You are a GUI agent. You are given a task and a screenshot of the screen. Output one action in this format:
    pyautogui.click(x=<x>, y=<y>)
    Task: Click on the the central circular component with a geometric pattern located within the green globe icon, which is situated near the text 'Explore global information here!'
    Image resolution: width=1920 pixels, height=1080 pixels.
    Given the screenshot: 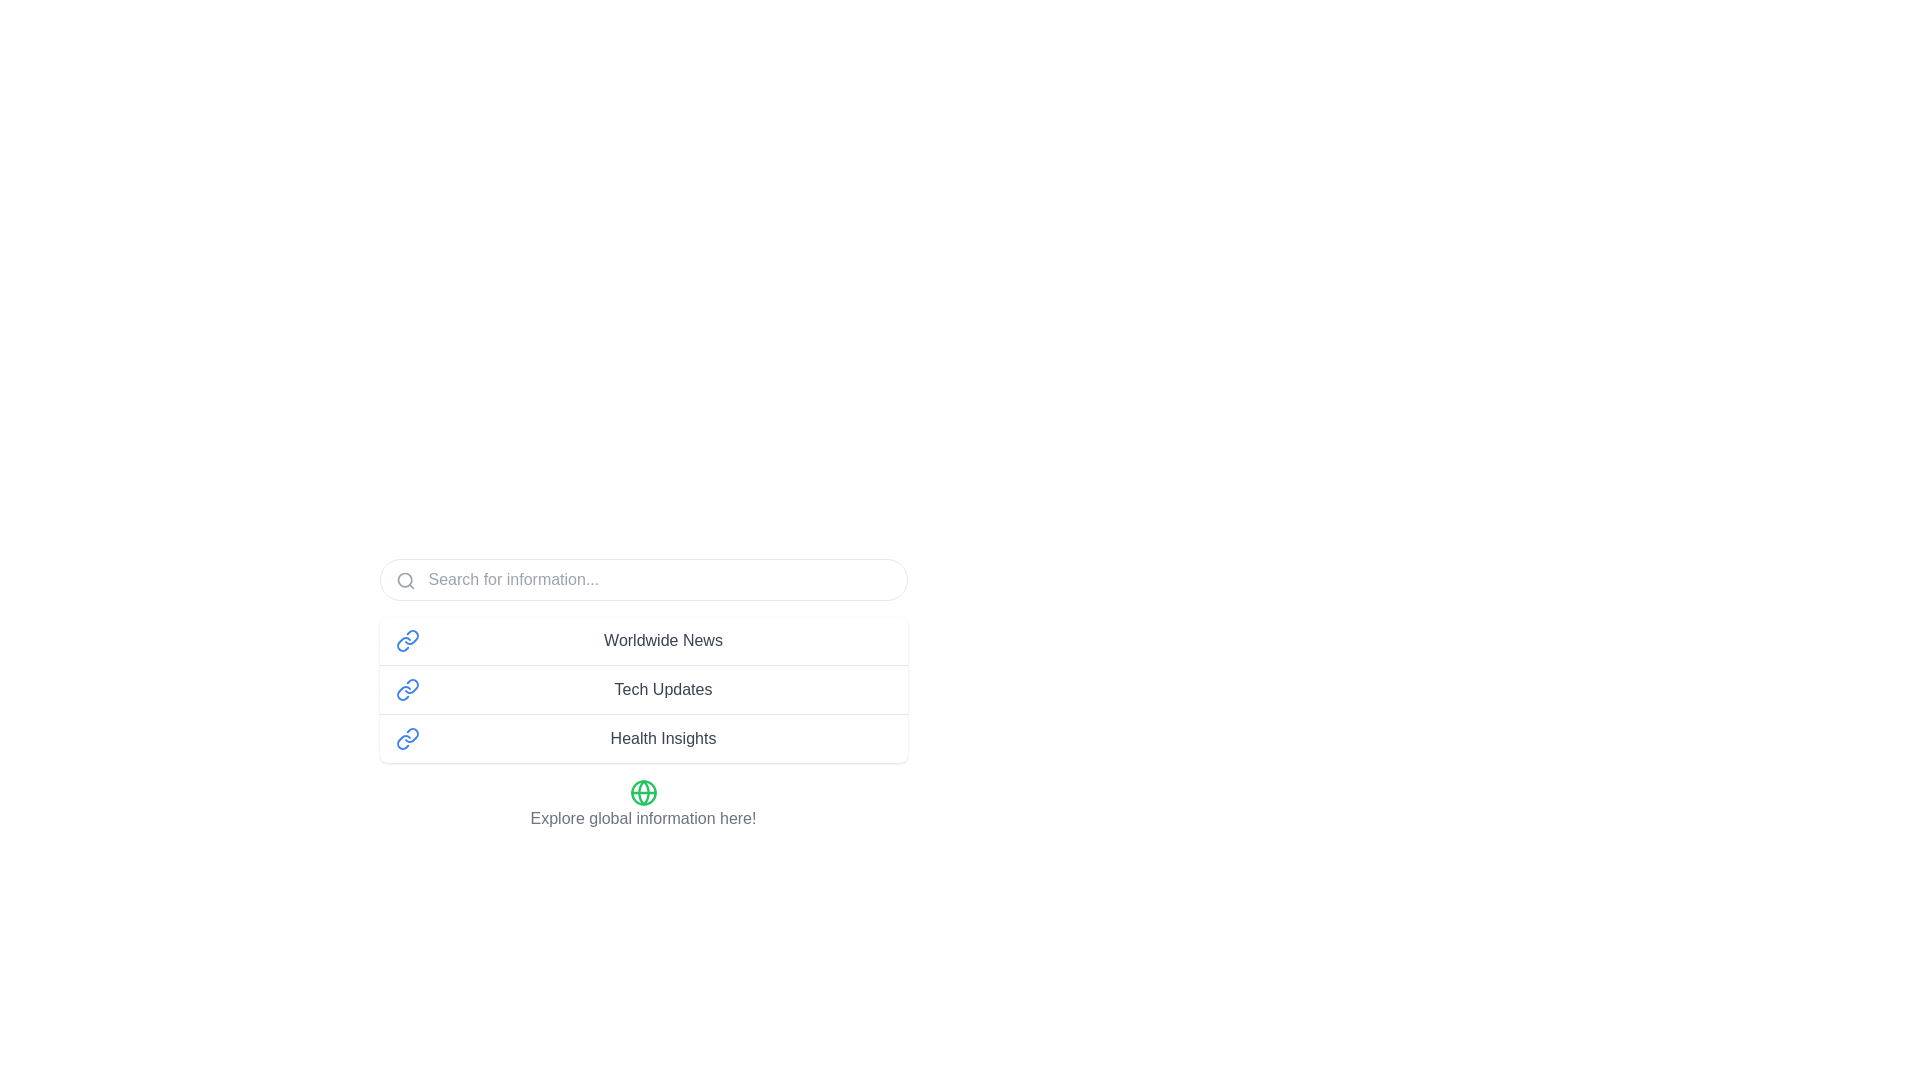 What is the action you would take?
    pyautogui.click(x=643, y=792)
    